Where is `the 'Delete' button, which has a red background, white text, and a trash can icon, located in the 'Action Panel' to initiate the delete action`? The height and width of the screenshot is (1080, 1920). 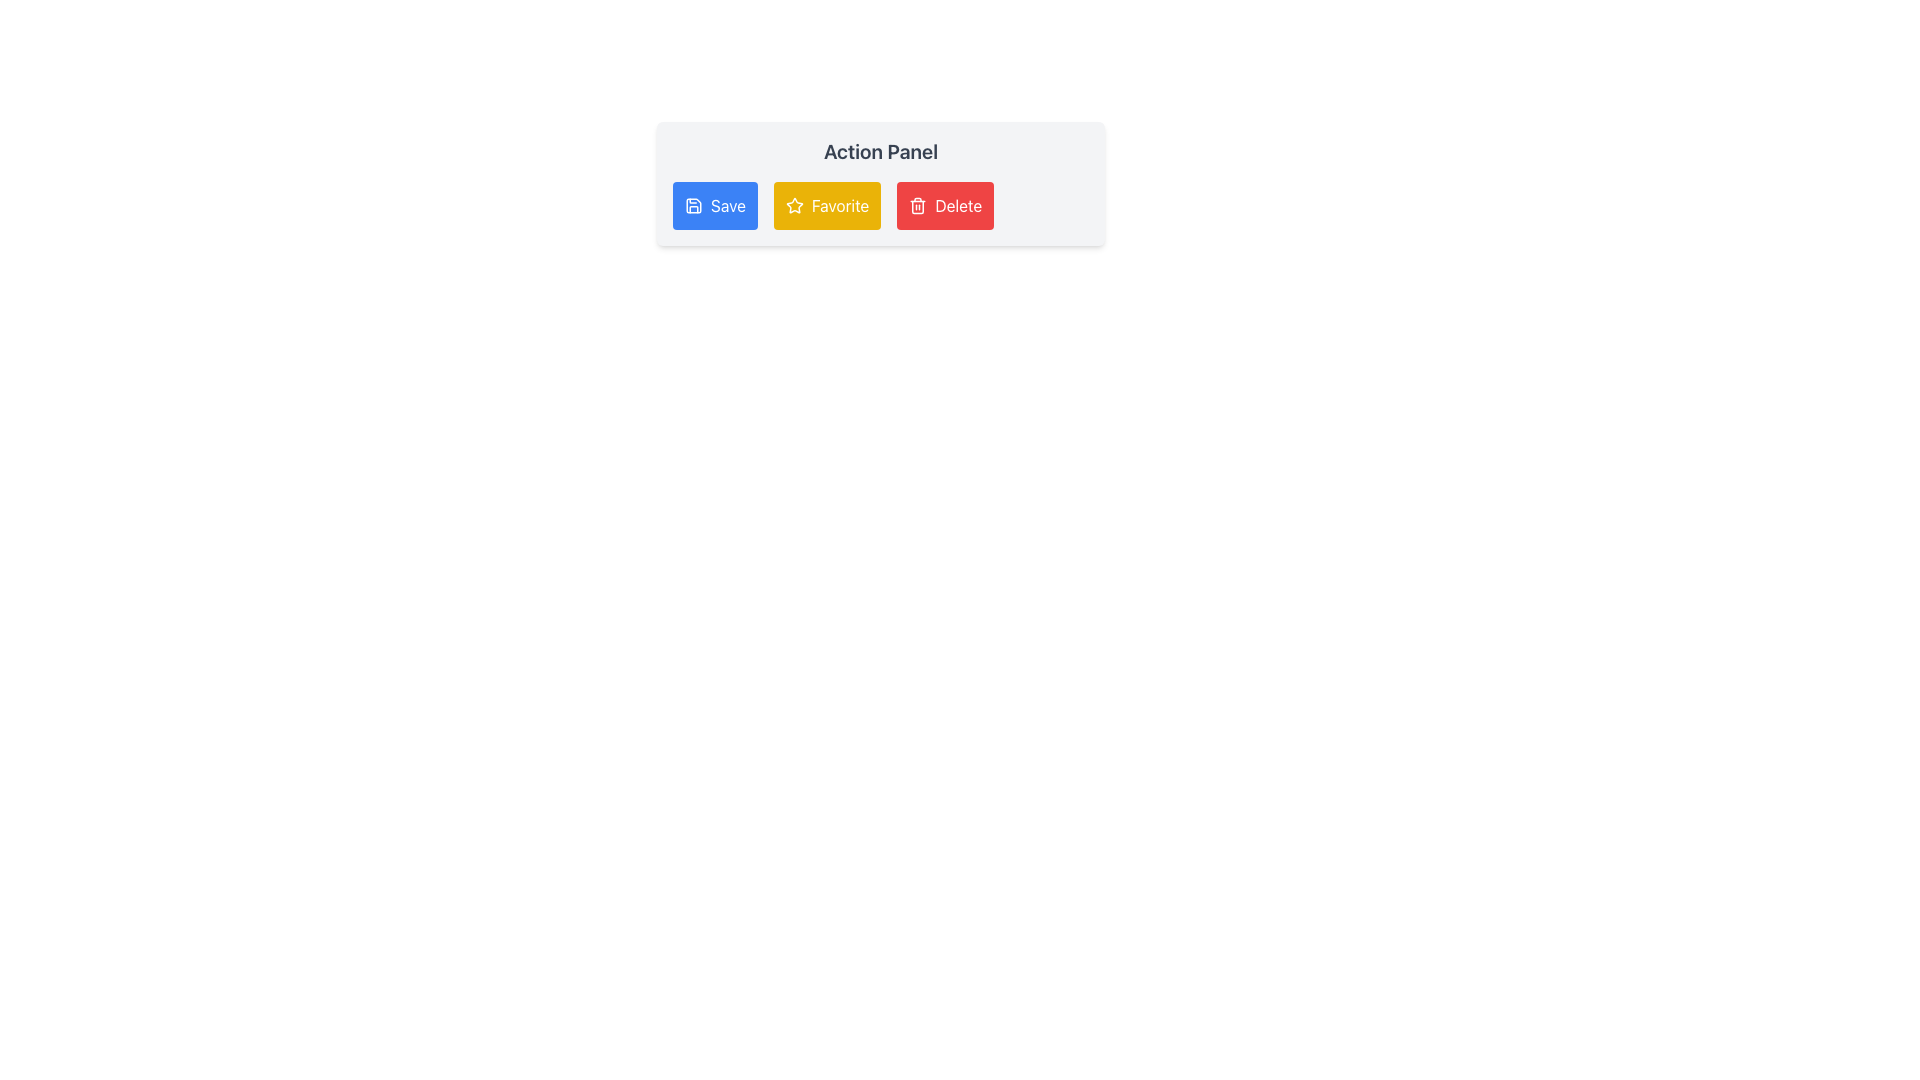 the 'Delete' button, which has a red background, white text, and a trash can icon, located in the 'Action Panel' to initiate the delete action is located at coordinates (944, 205).